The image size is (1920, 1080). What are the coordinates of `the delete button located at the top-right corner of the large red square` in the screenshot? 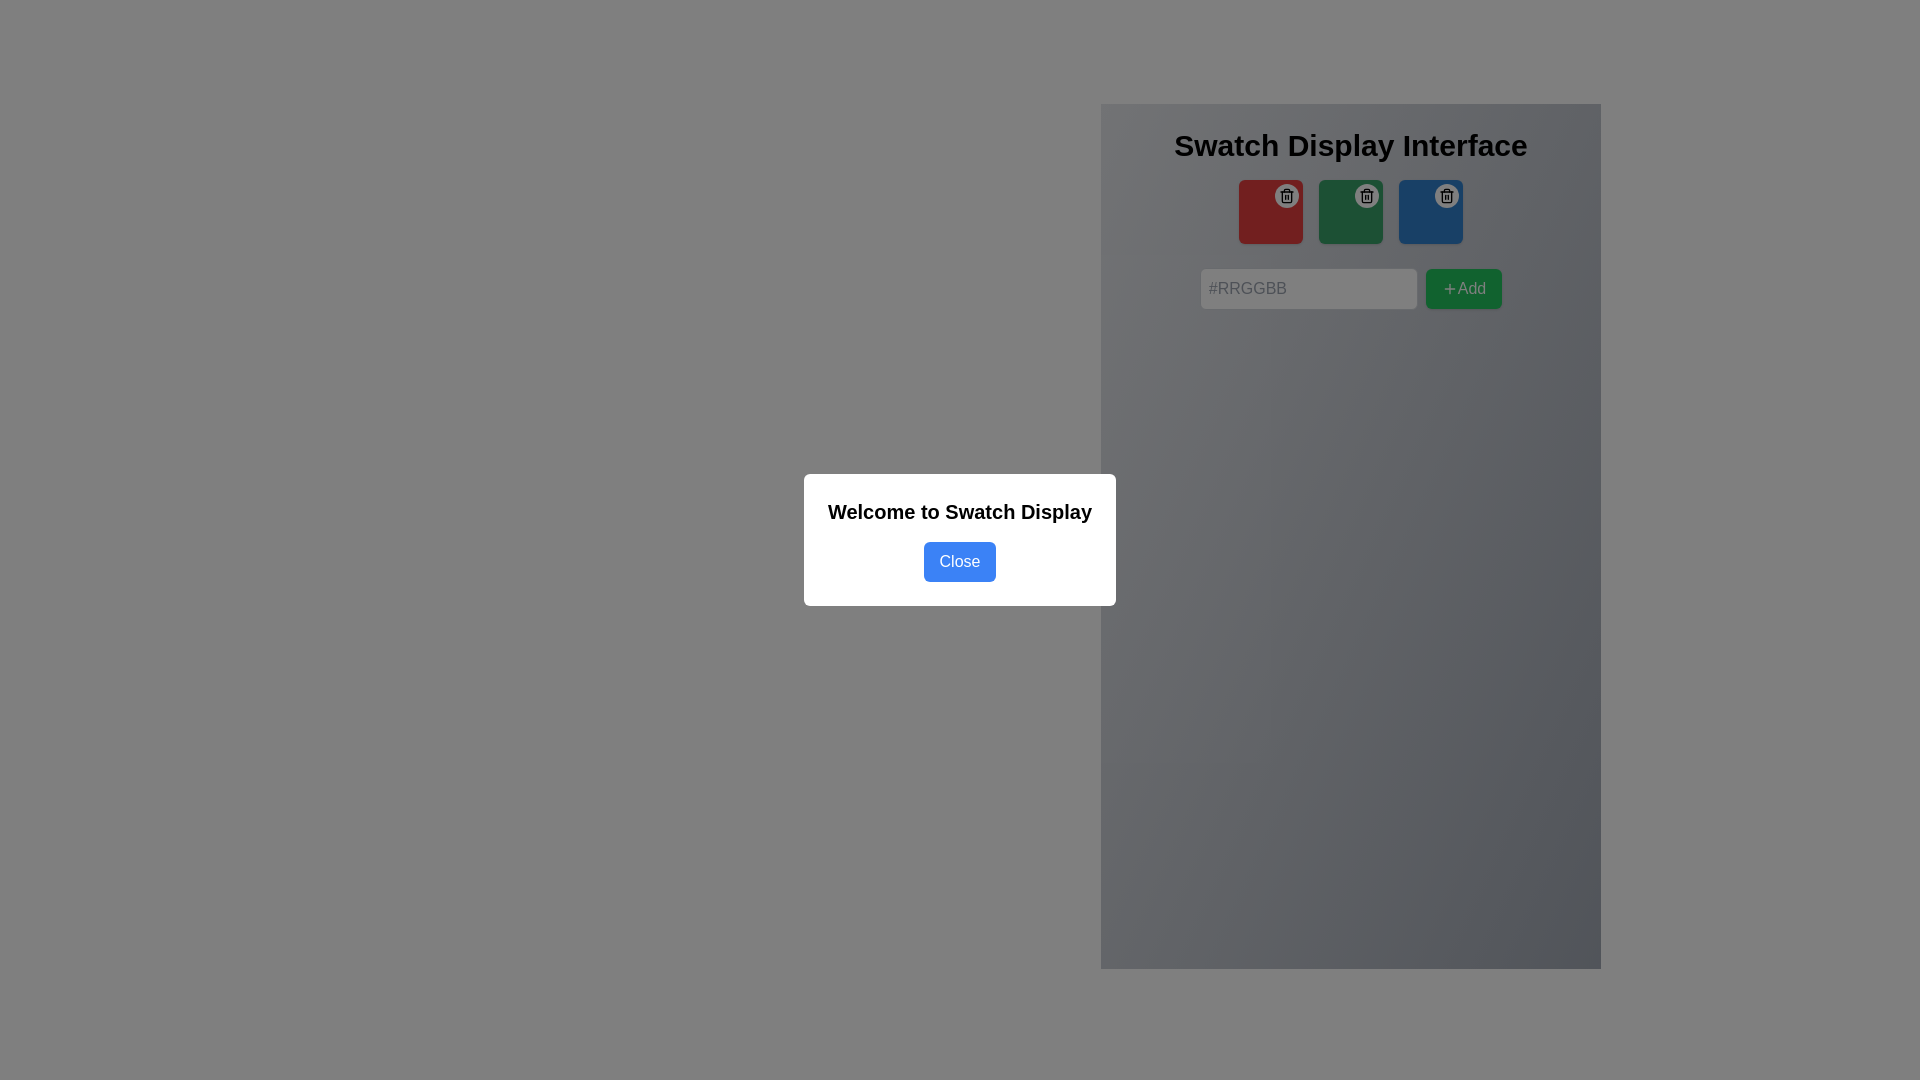 It's located at (1286, 196).